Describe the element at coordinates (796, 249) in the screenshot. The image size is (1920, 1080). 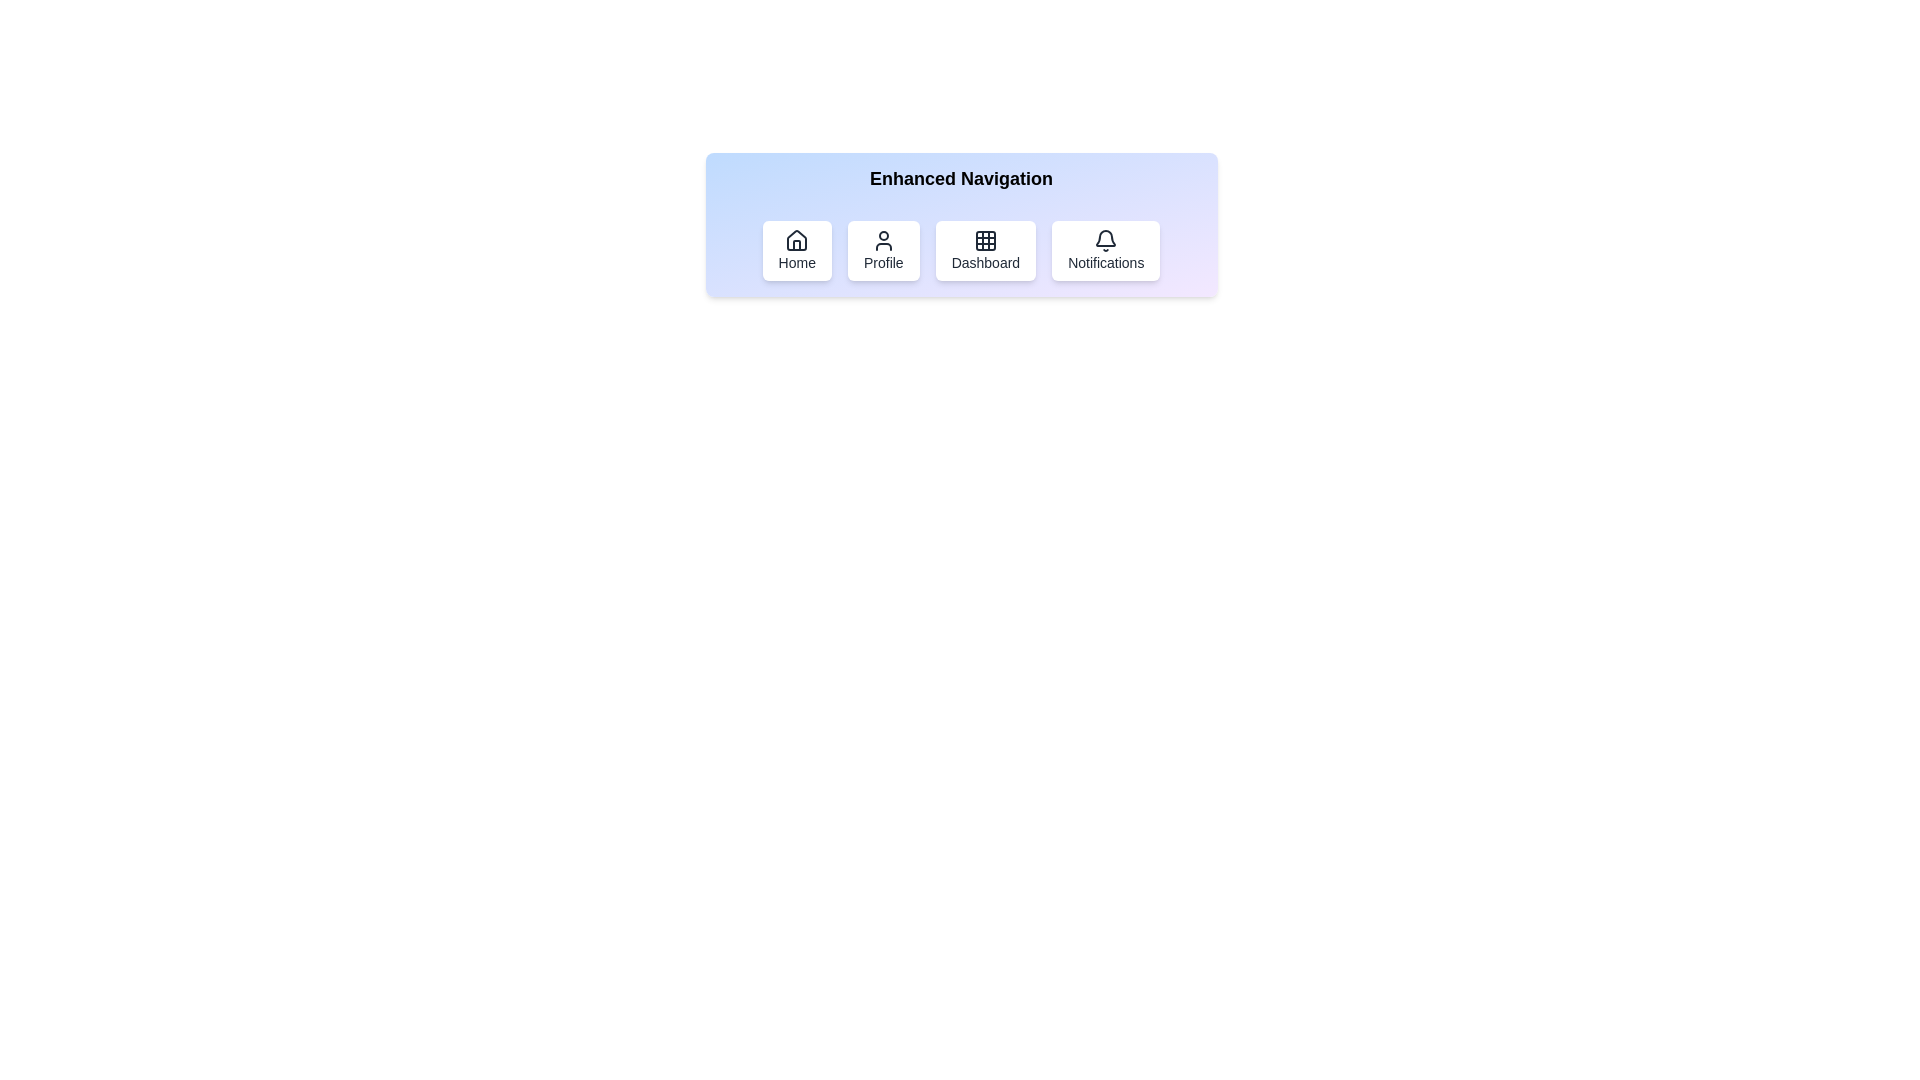
I see `the 'Home' button located at the far left of the horizontal navigation bar to trigger a hover effect` at that location.